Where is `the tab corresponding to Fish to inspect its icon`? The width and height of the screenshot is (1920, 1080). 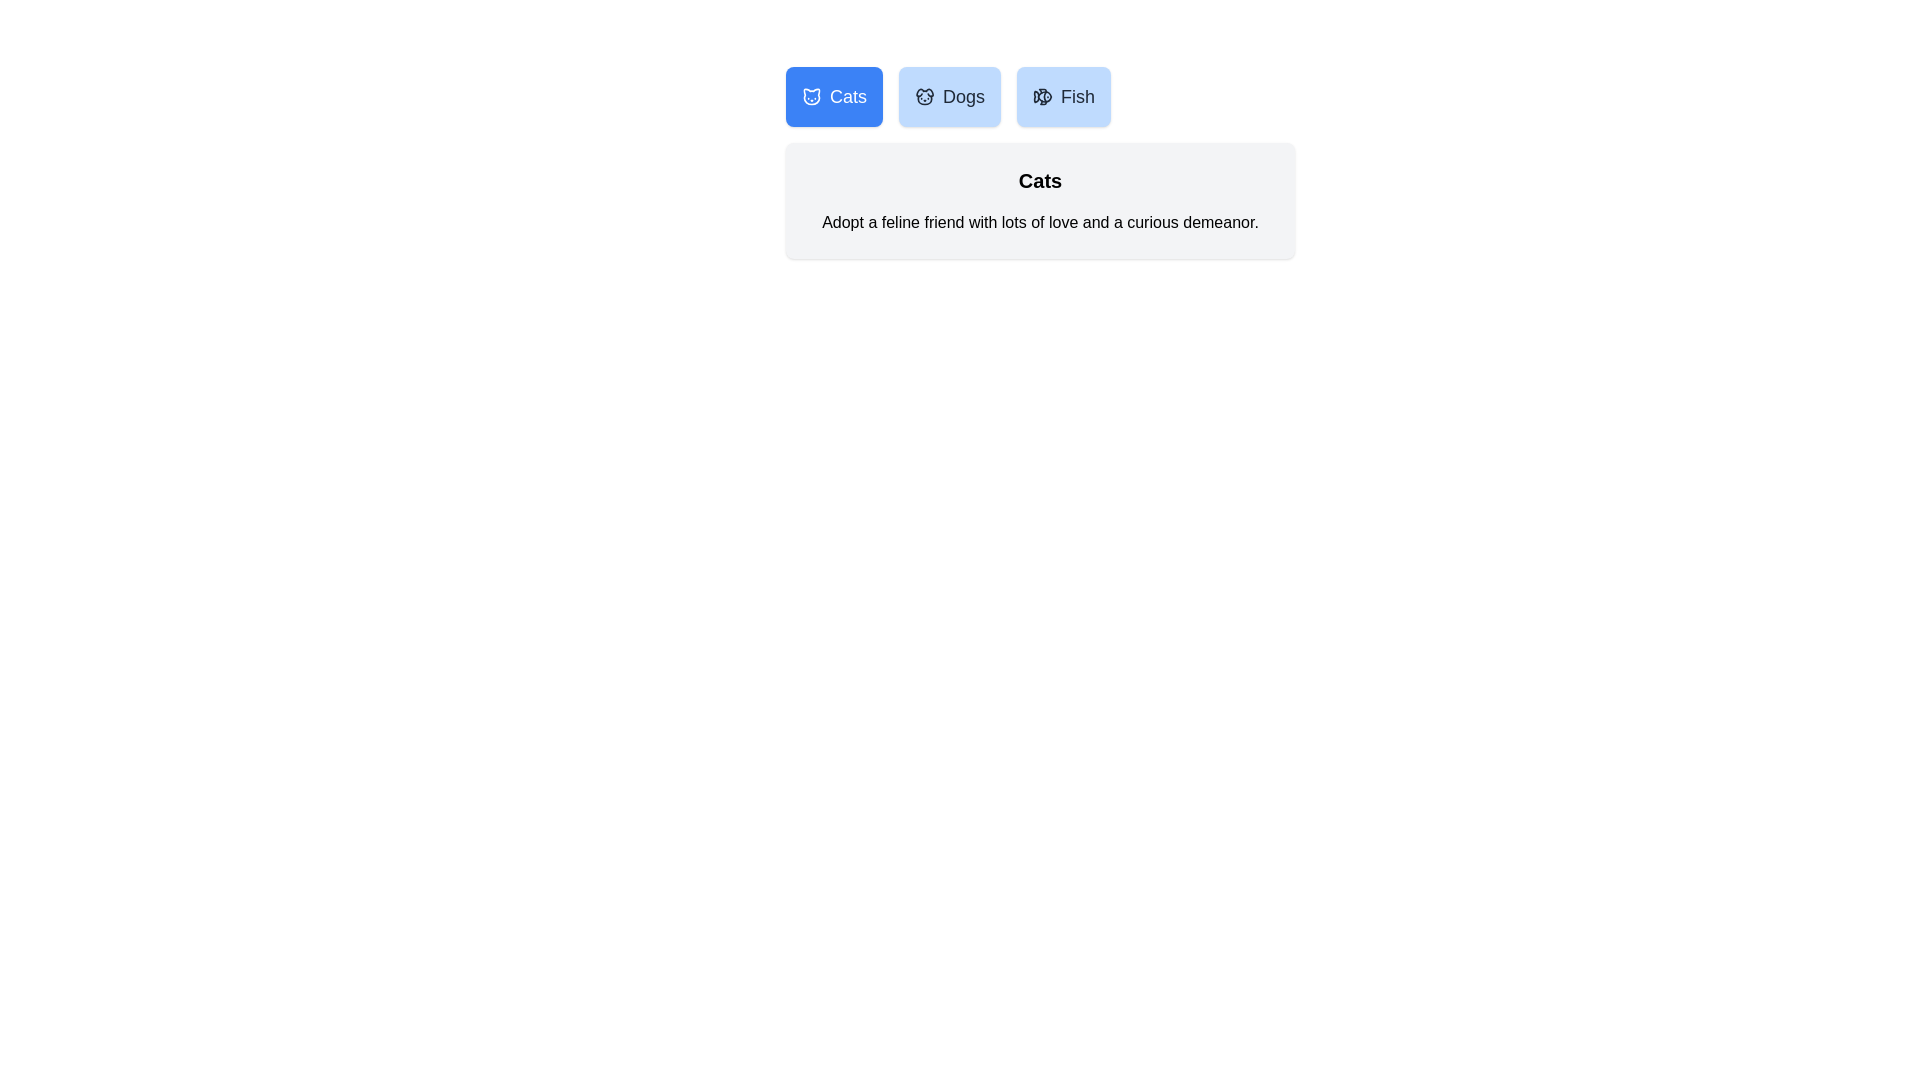
the tab corresponding to Fish to inspect its icon is located at coordinates (1063, 96).